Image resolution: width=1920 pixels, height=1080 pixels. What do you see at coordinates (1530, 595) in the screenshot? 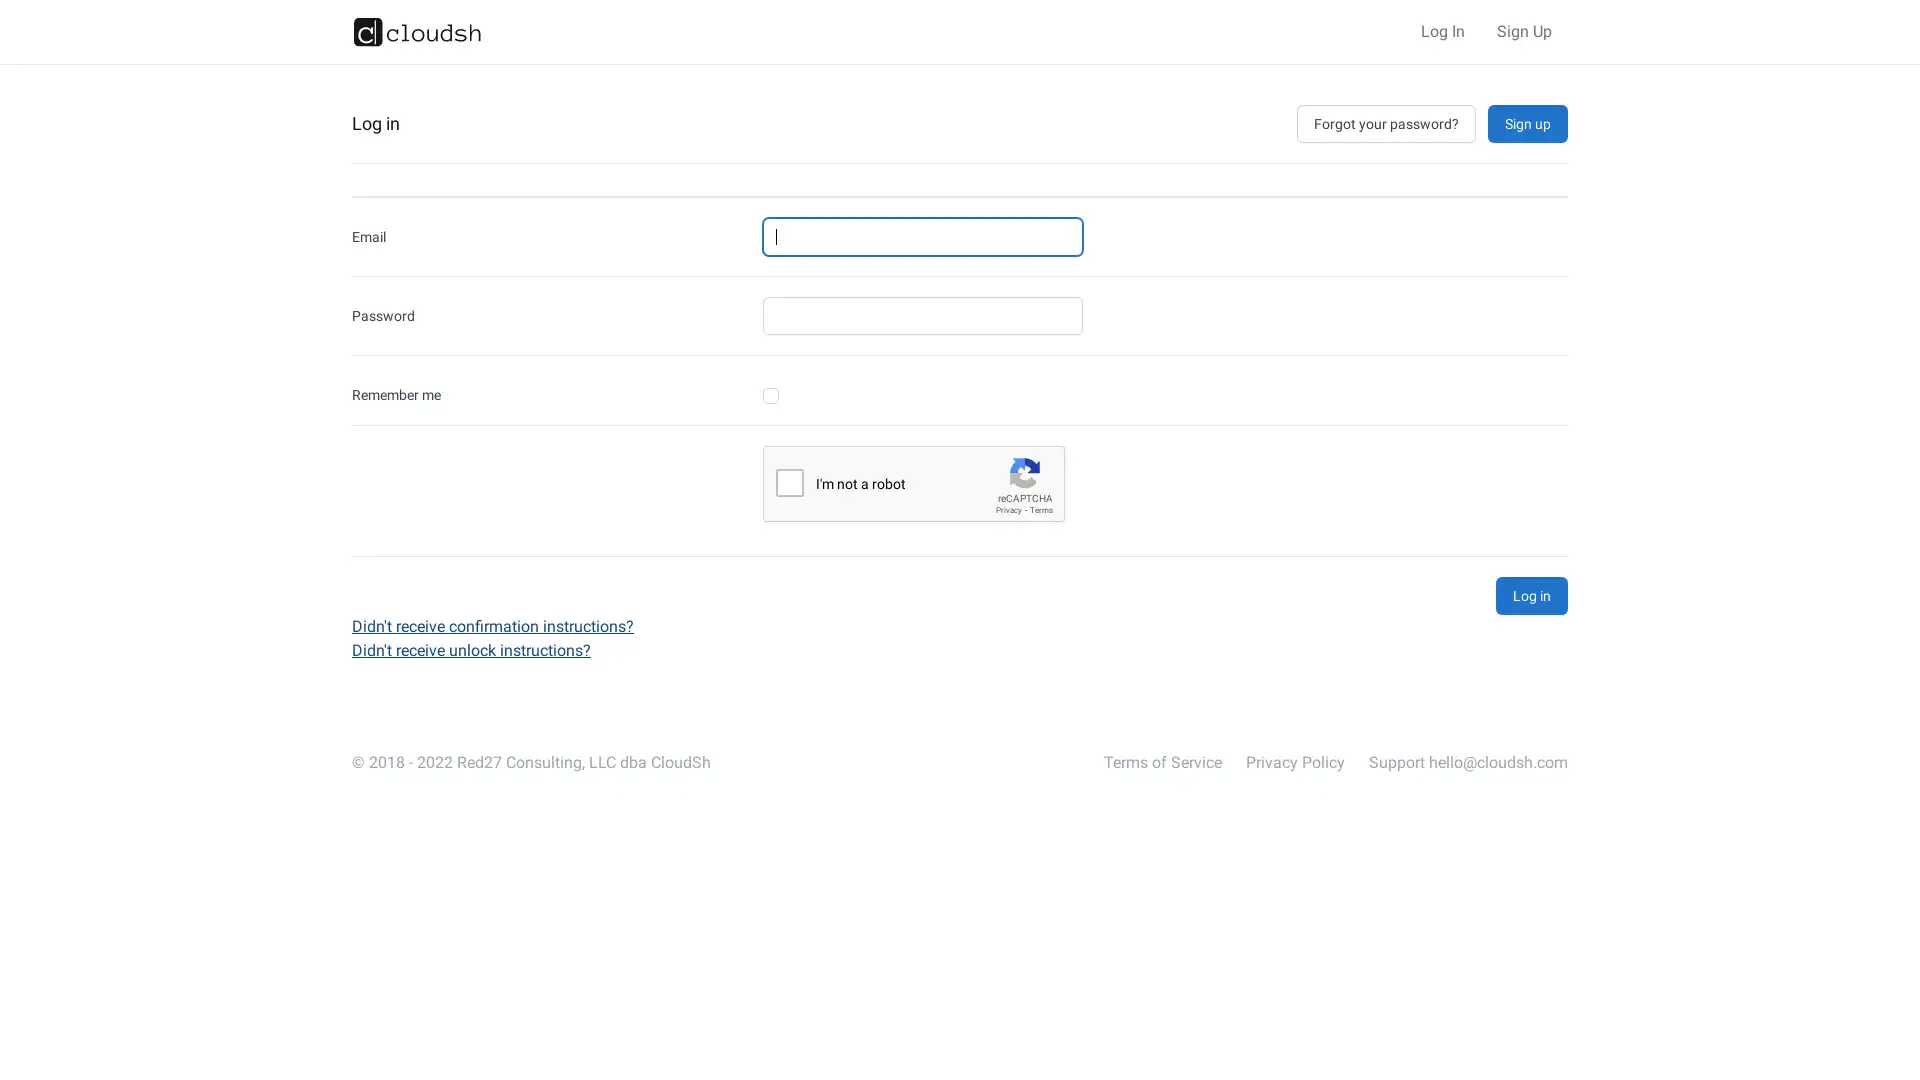
I see `Log in` at bounding box center [1530, 595].